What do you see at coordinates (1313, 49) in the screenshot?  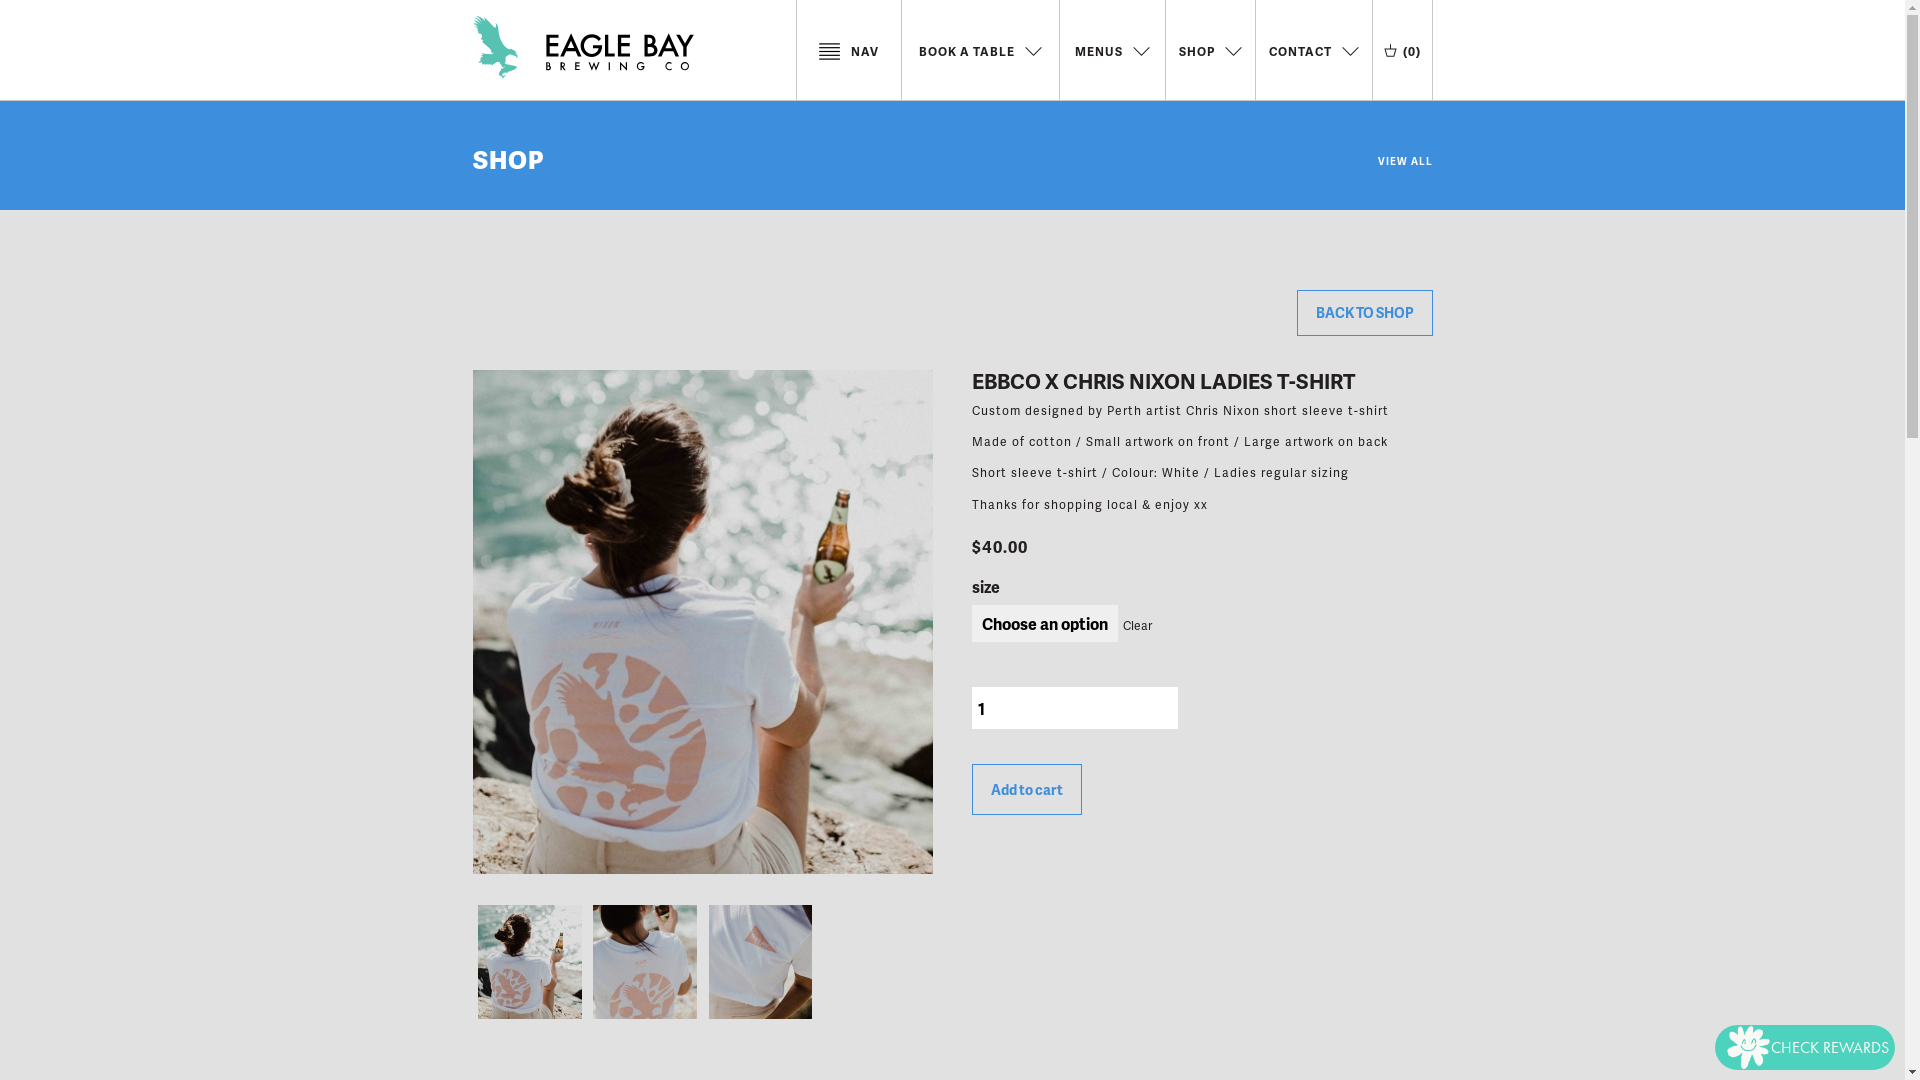 I see `'CONTACT'` at bounding box center [1313, 49].